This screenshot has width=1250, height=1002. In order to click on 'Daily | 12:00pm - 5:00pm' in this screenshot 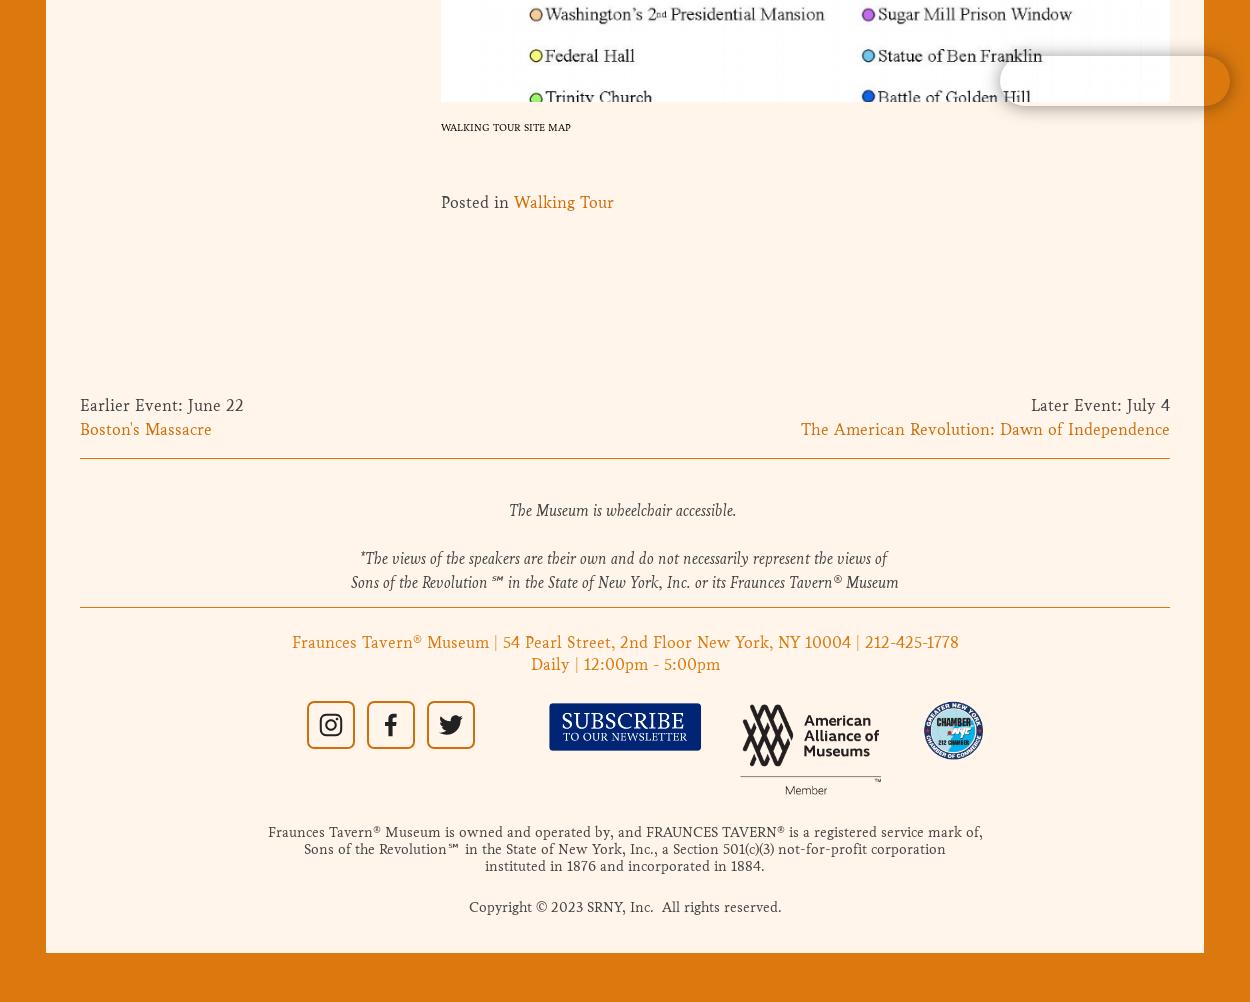, I will do `click(623, 663)`.